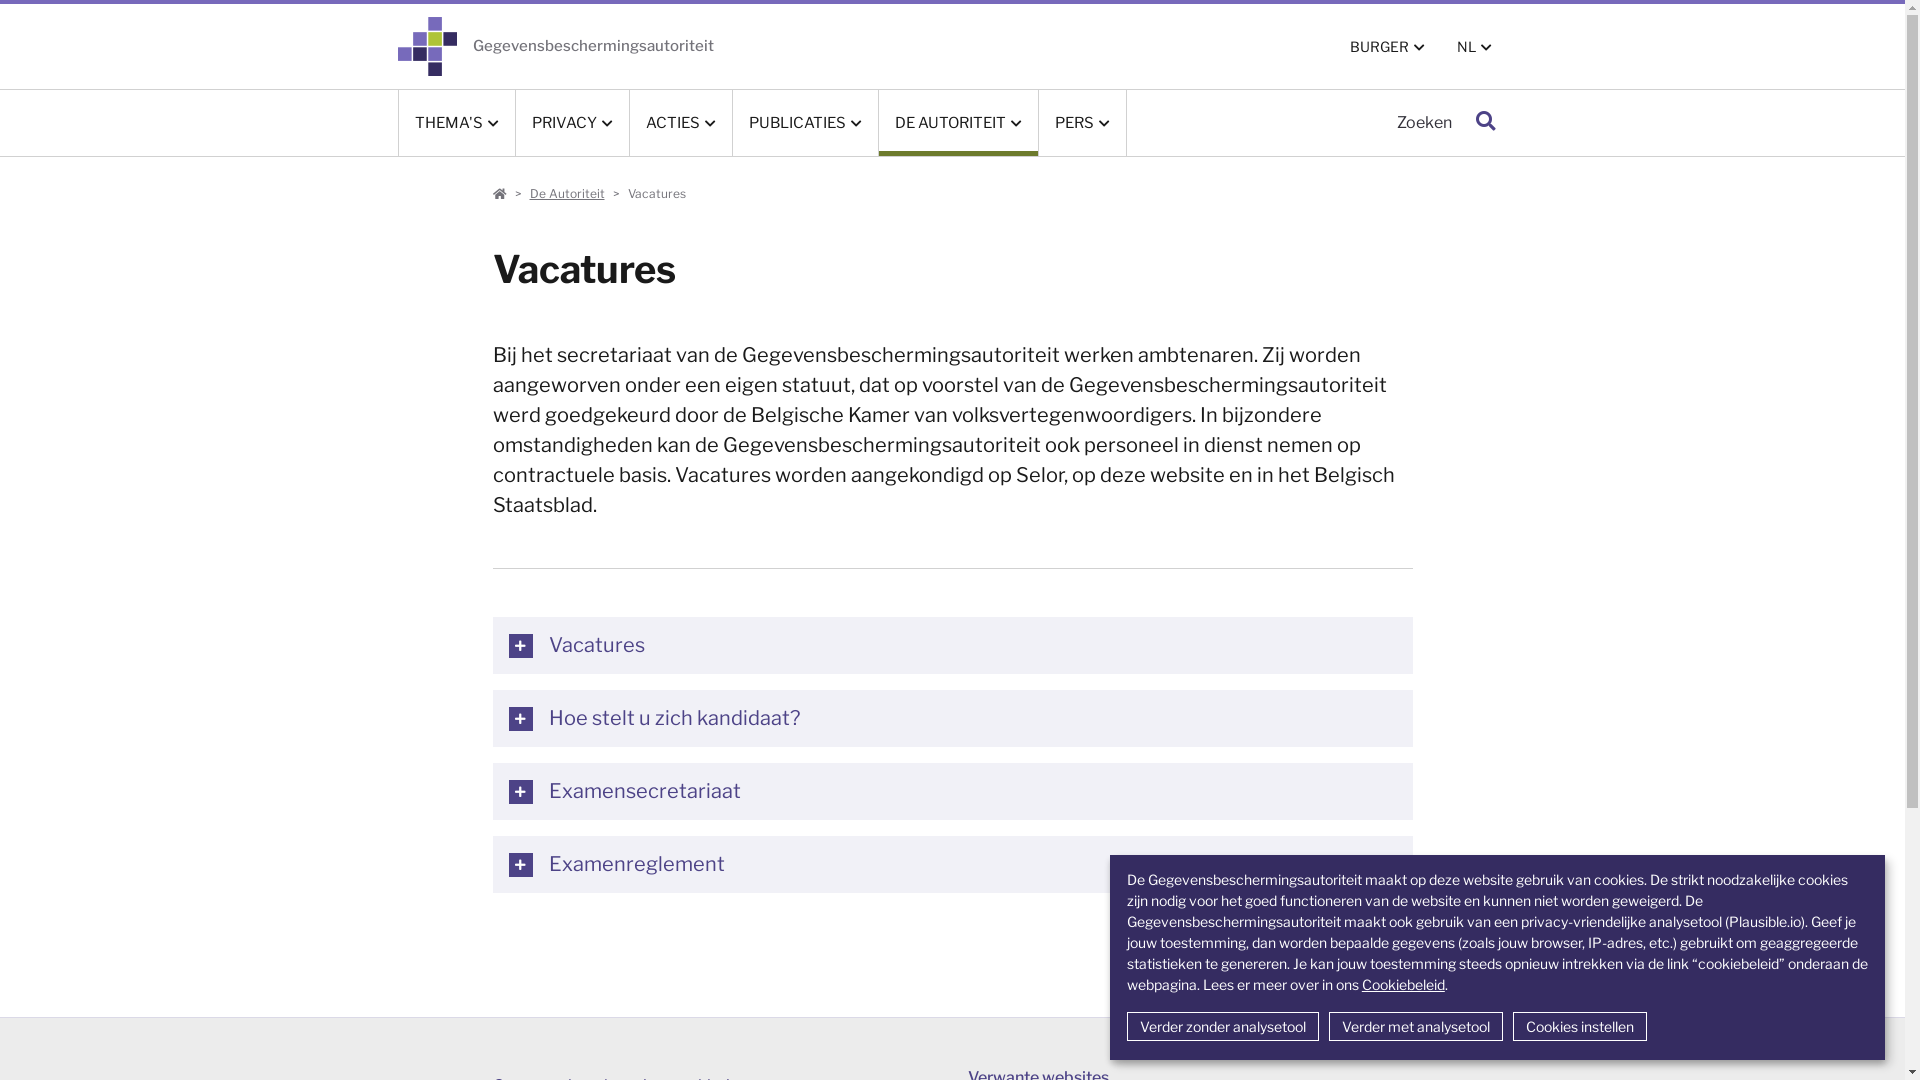 Image resolution: width=1920 pixels, height=1080 pixels. I want to click on 'PRIVACY', so click(571, 123).